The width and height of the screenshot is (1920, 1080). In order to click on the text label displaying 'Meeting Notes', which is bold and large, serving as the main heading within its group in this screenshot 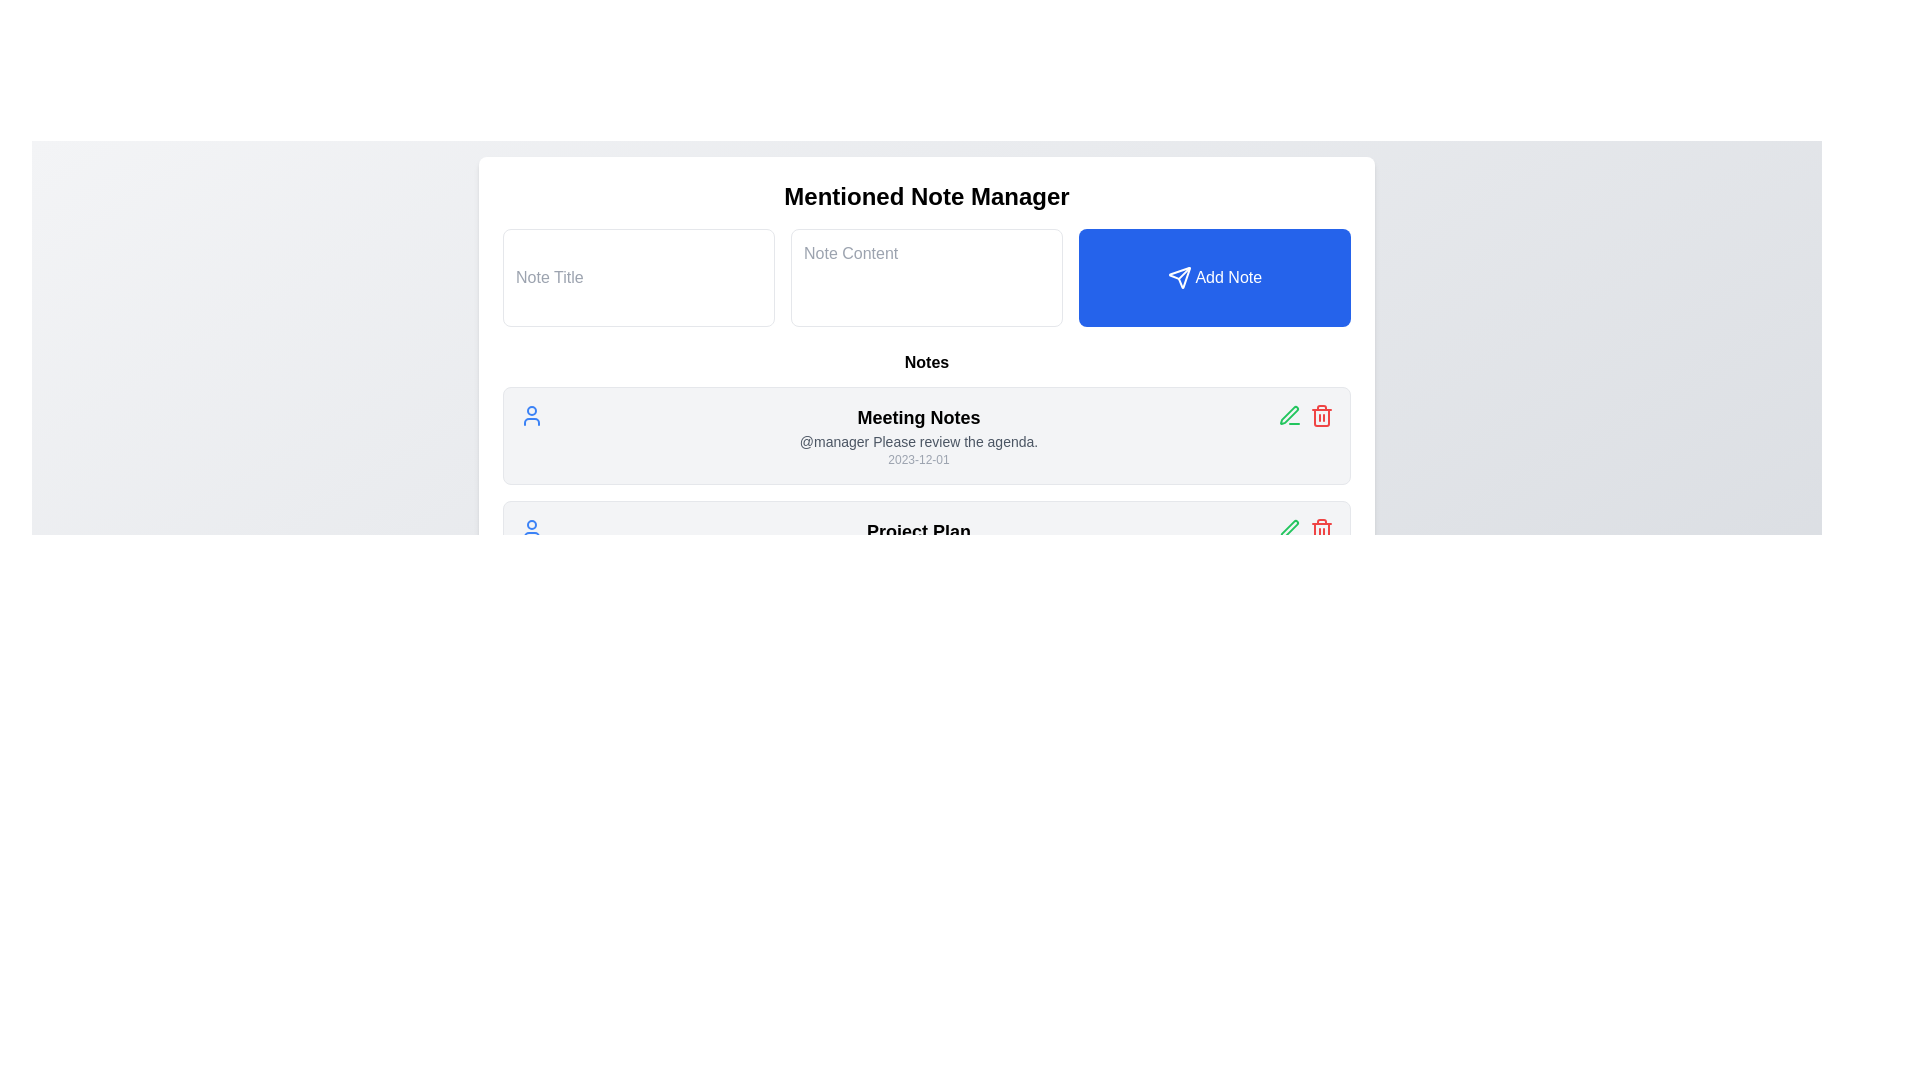, I will do `click(917, 416)`.